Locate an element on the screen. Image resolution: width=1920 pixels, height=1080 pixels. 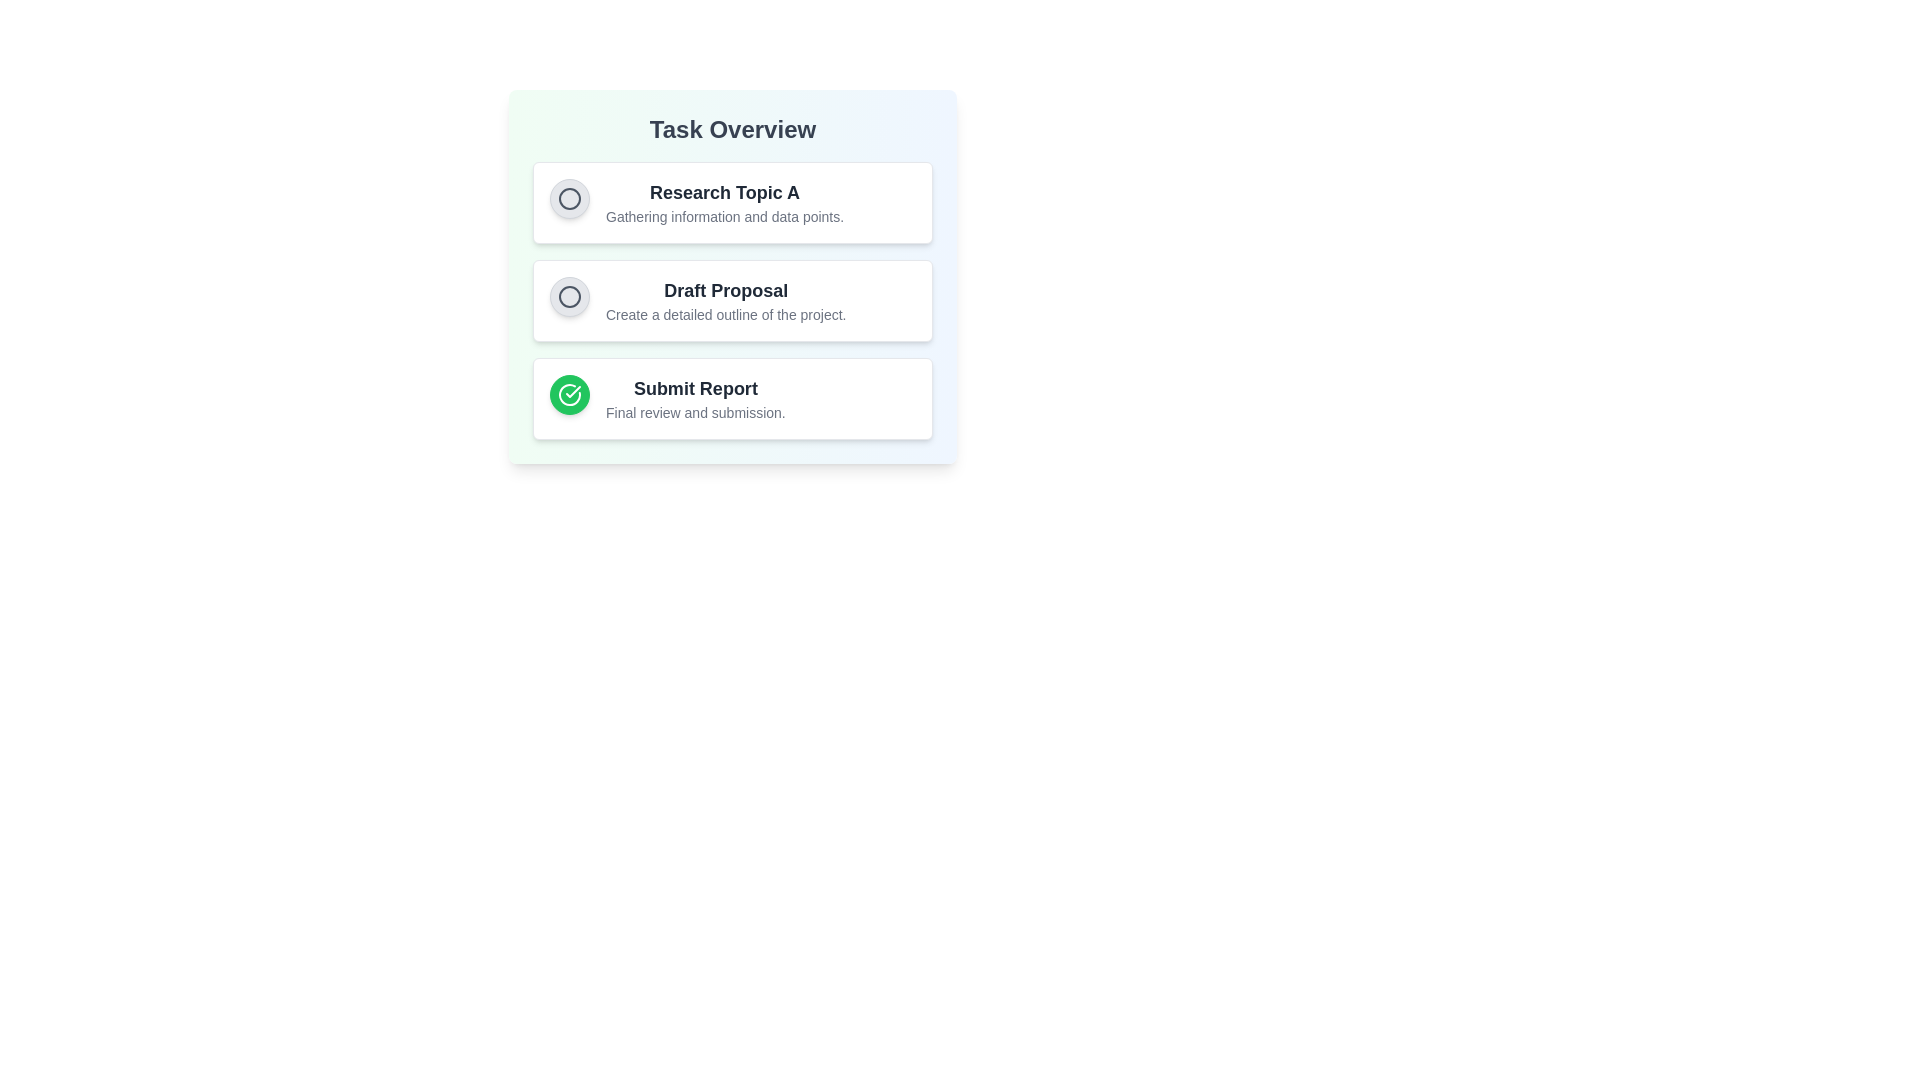
the interactive icon representing the status of the task item adjacent to 'Research Topic A' to interact with it is located at coordinates (569, 199).